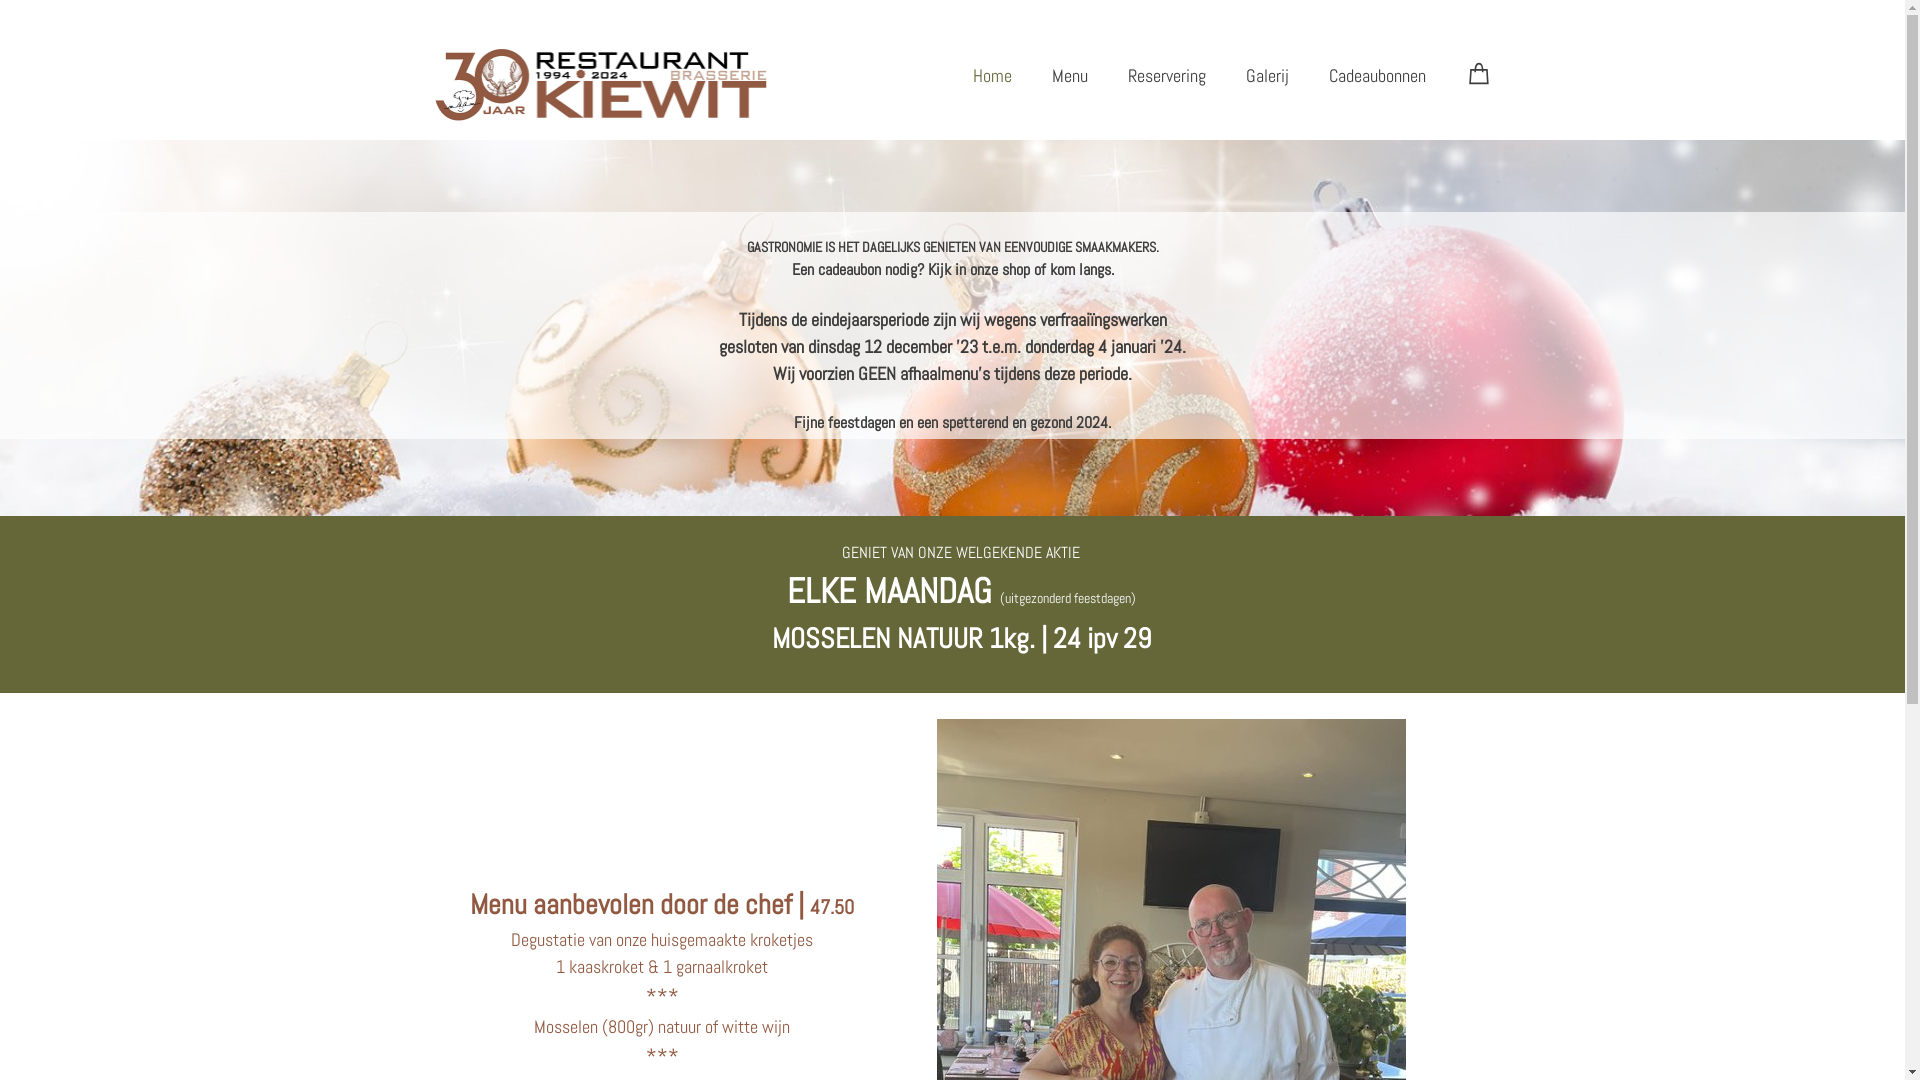 Image resolution: width=1920 pixels, height=1080 pixels. I want to click on 'Home', so click(991, 74).